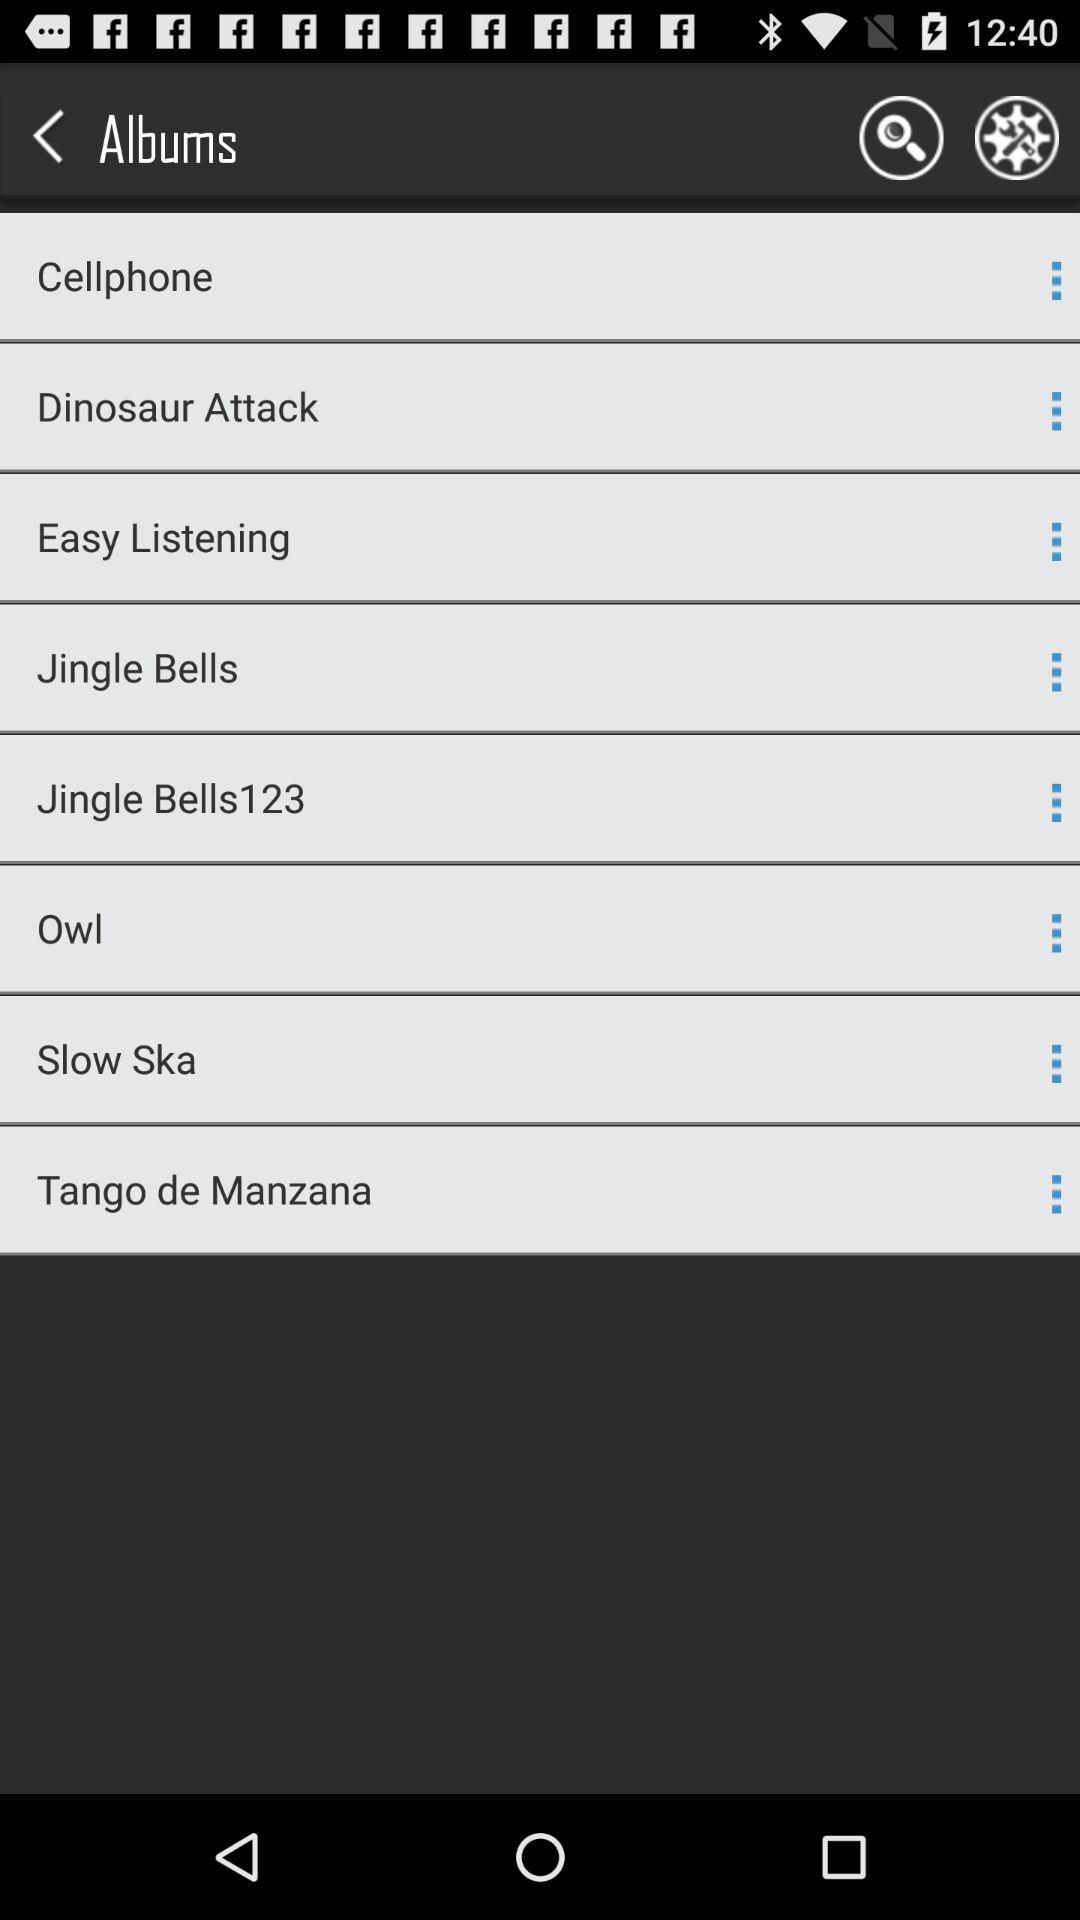 The image size is (1080, 1920). Describe the element at coordinates (540, 862) in the screenshot. I see `app below the jingle bells123 icon` at that location.